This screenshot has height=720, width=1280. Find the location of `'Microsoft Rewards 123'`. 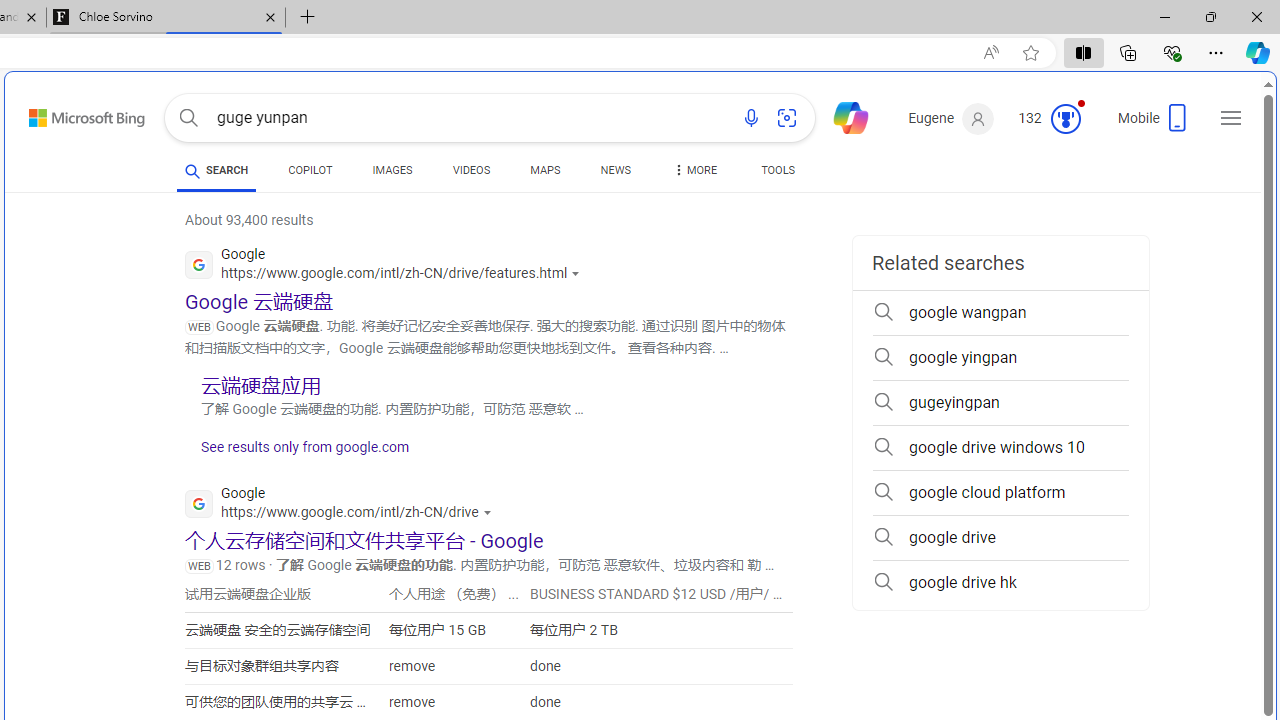

'Microsoft Rewards 123' is located at coordinates (1051, 119).